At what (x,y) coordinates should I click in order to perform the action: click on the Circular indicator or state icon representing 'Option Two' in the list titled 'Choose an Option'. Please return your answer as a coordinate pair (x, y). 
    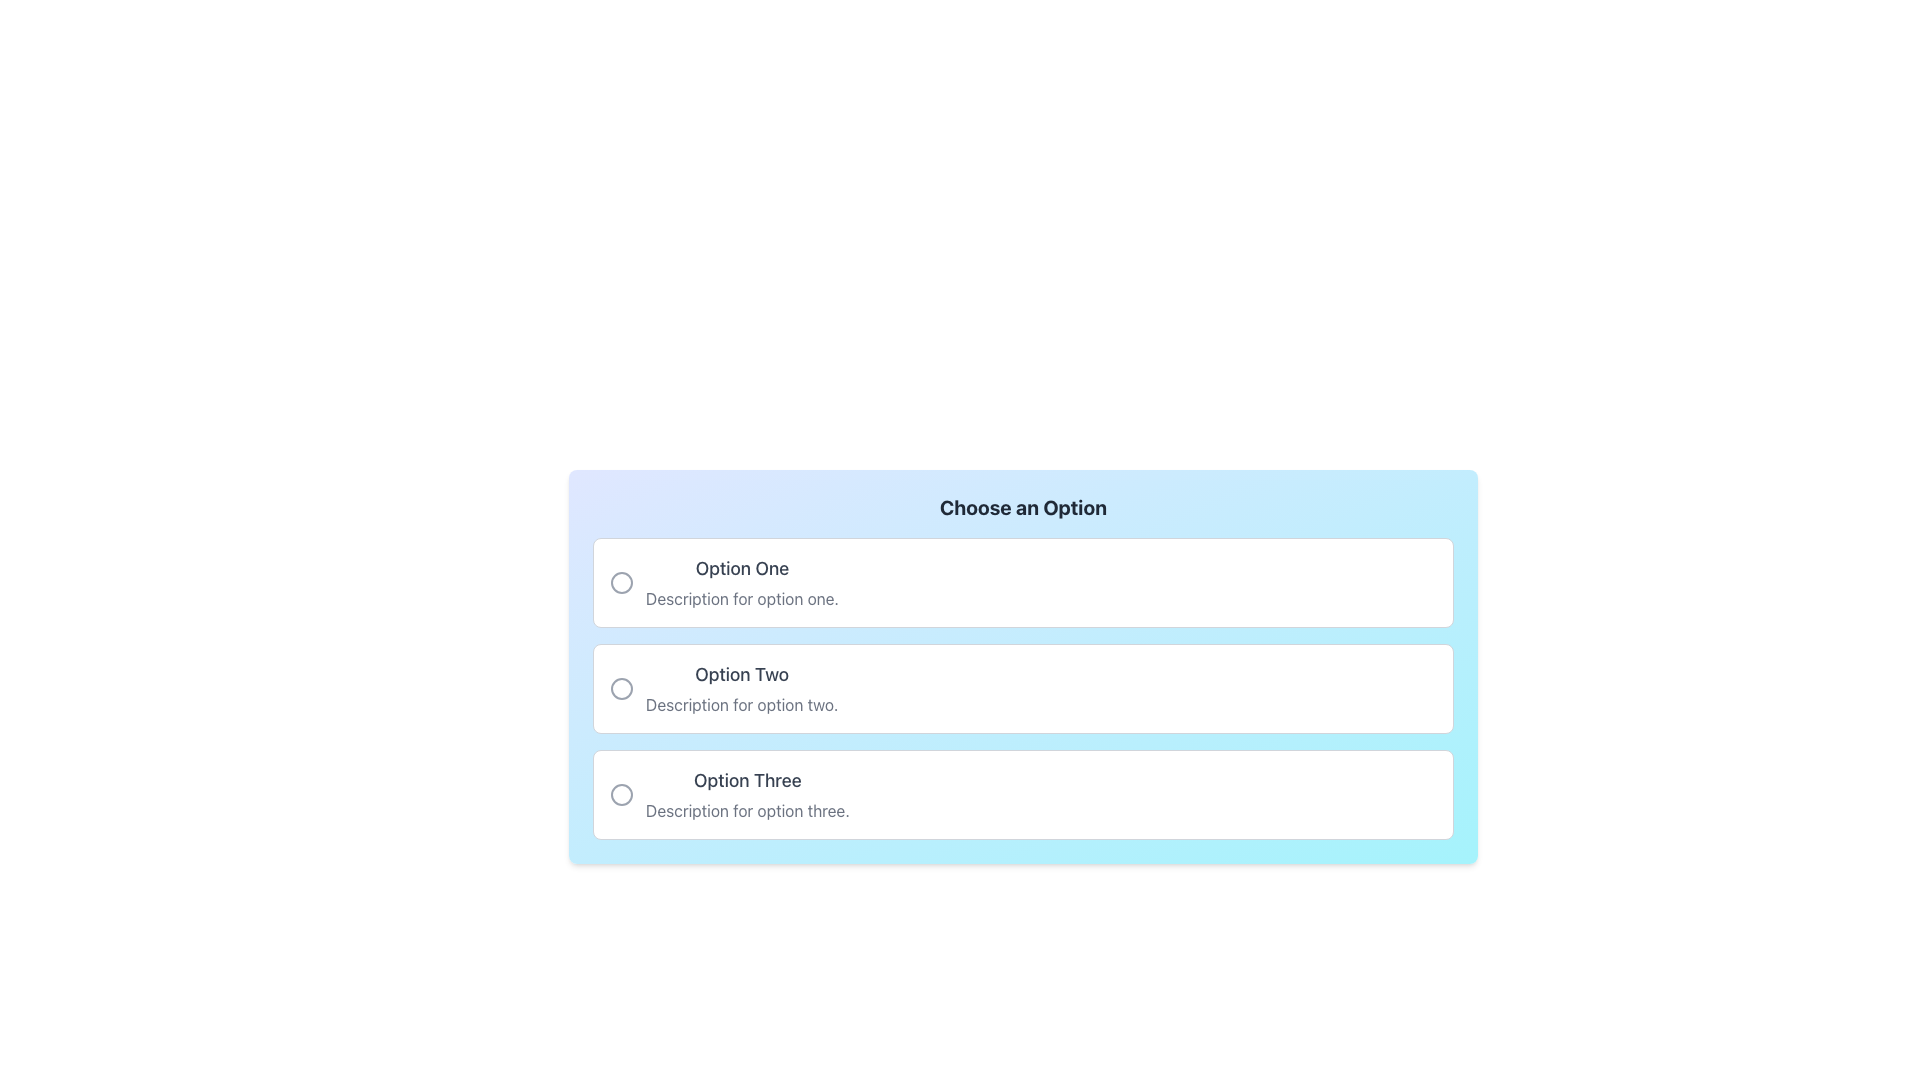
    Looking at the image, I should click on (621, 688).